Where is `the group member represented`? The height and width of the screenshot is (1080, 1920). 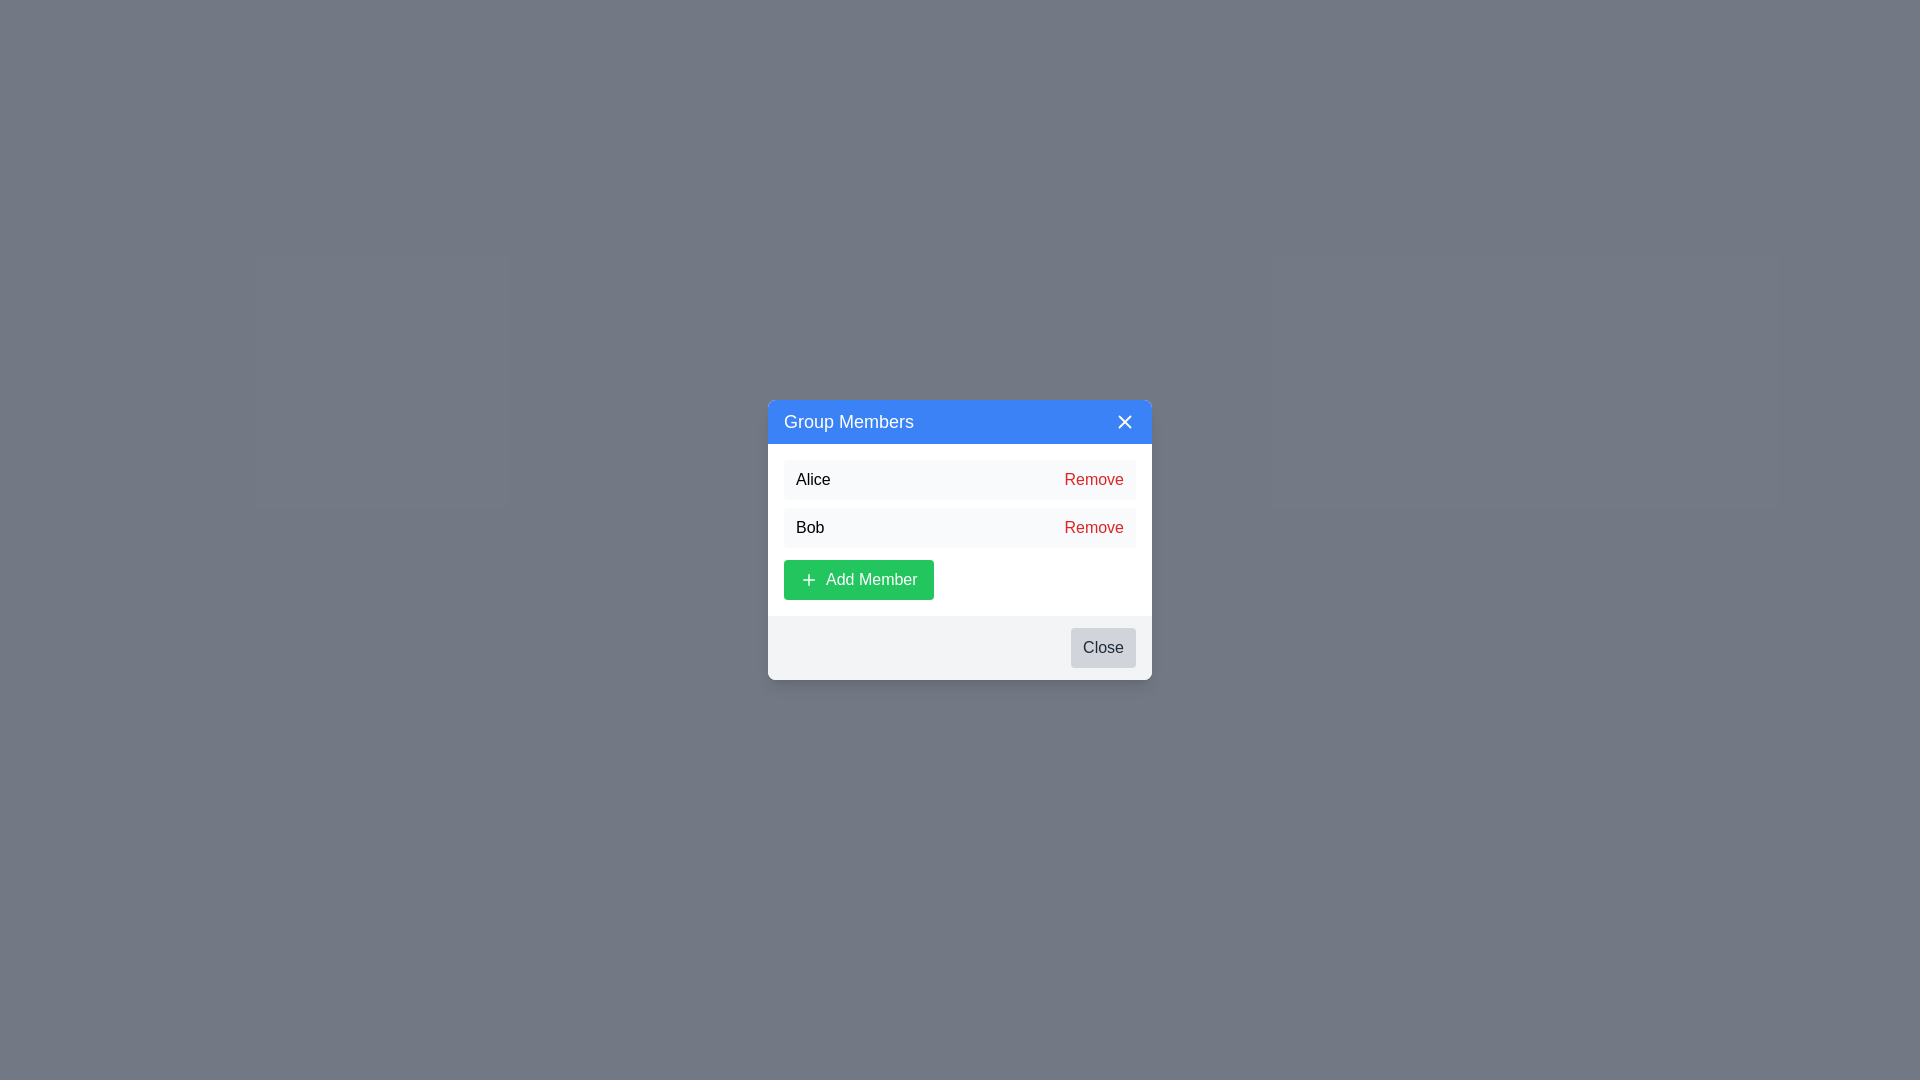
the group member represented is located at coordinates (960, 527).